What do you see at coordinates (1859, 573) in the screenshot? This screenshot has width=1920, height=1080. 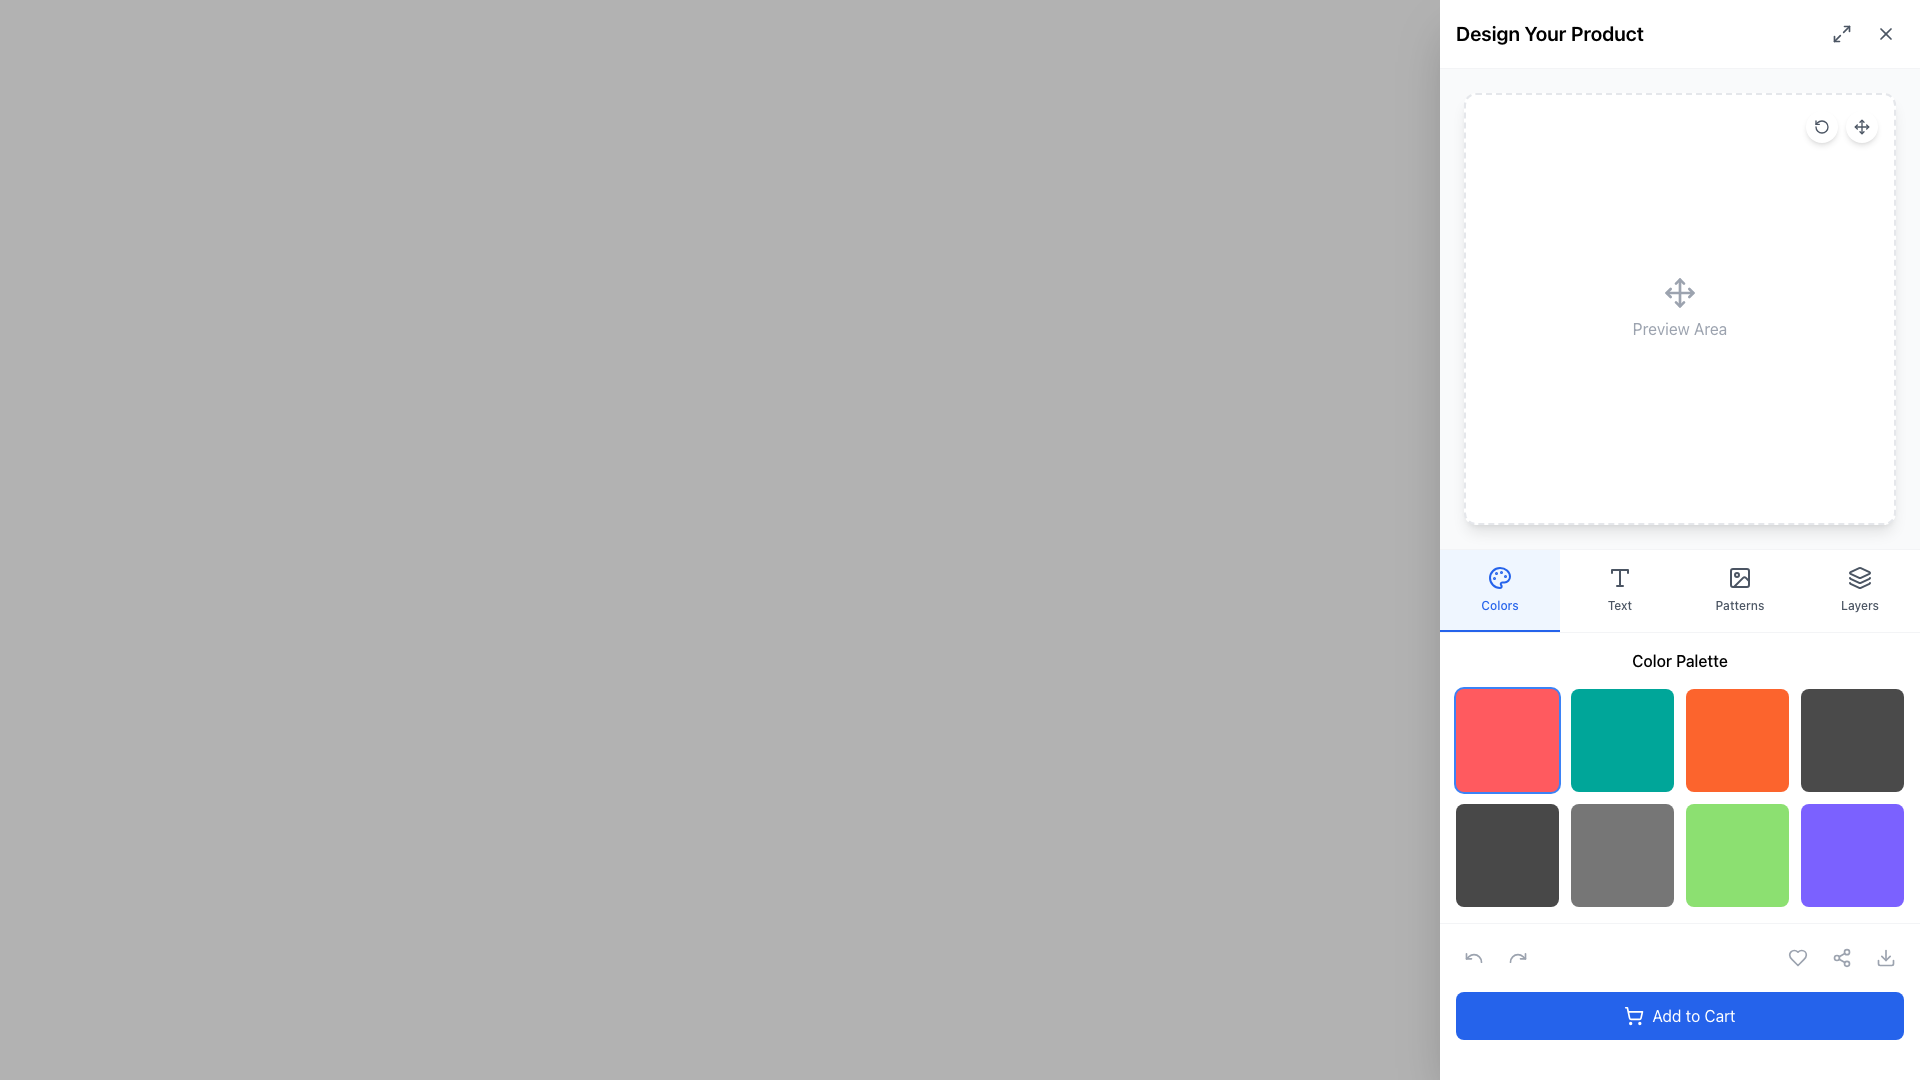 I see `the top triangular layer of the layered icon, which serves a visual purpose in the UI` at bounding box center [1859, 573].